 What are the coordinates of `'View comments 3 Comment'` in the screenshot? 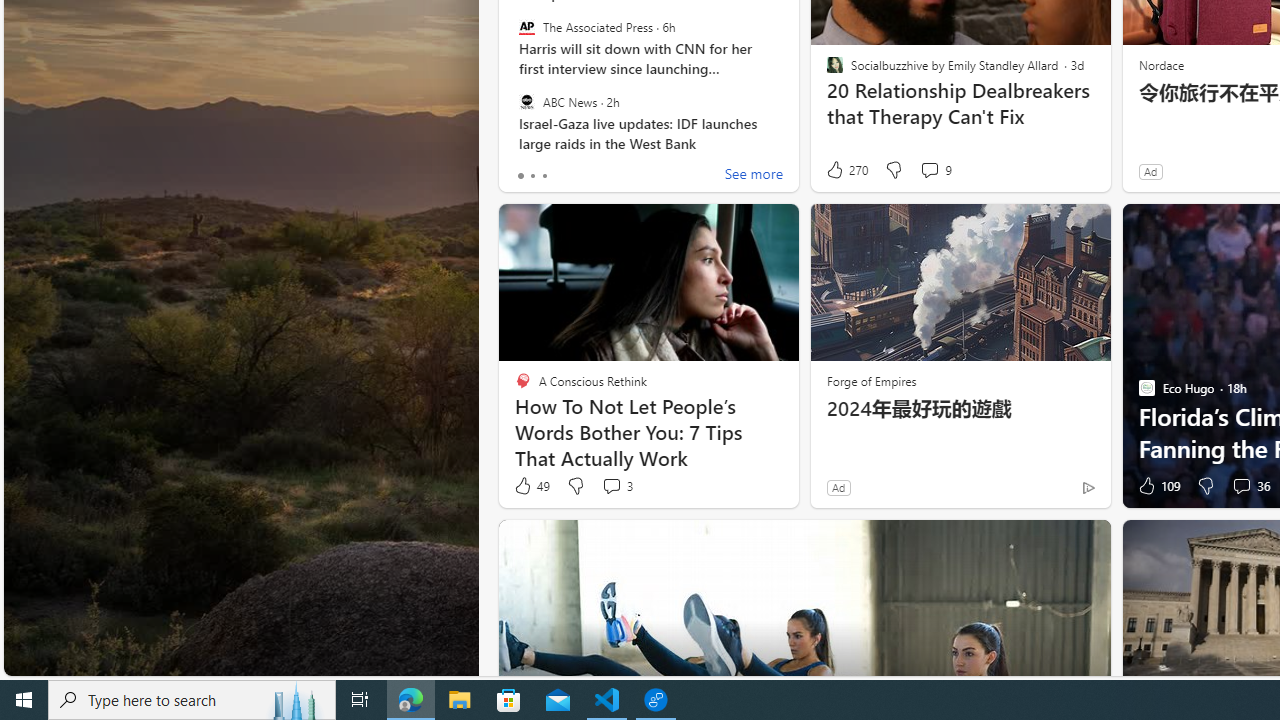 It's located at (615, 486).